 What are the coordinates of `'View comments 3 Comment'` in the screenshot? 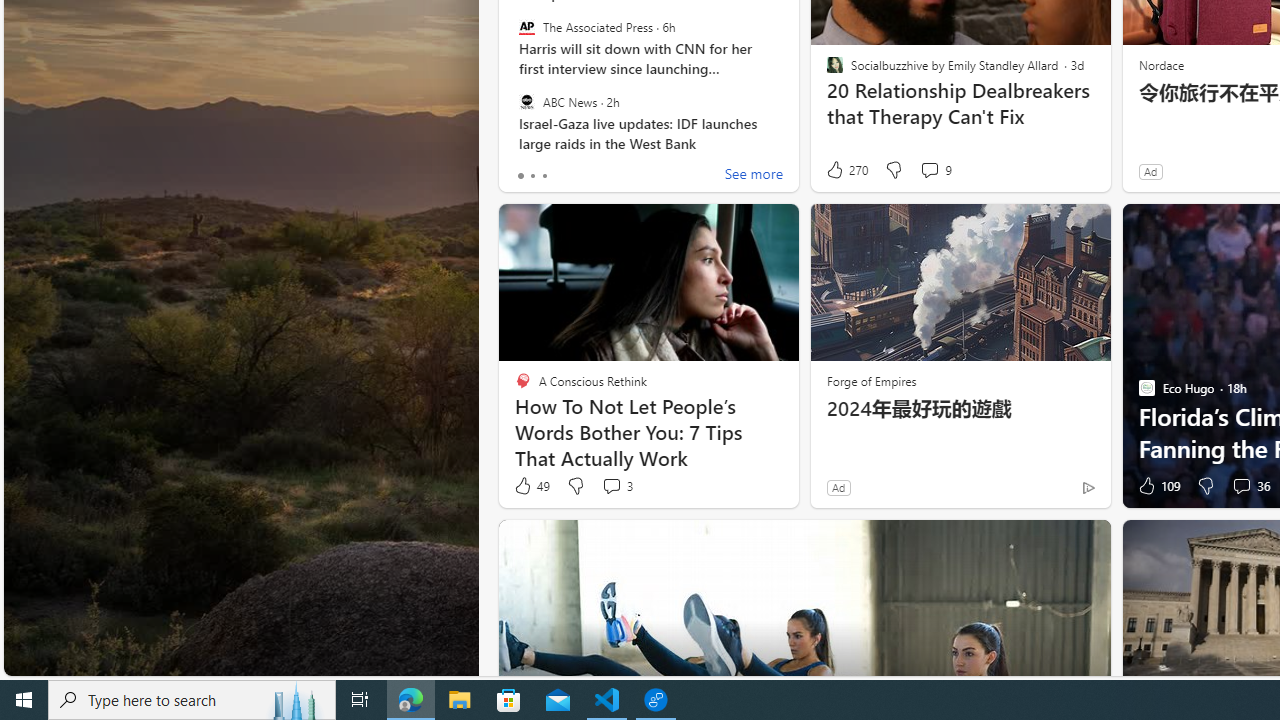 It's located at (615, 486).